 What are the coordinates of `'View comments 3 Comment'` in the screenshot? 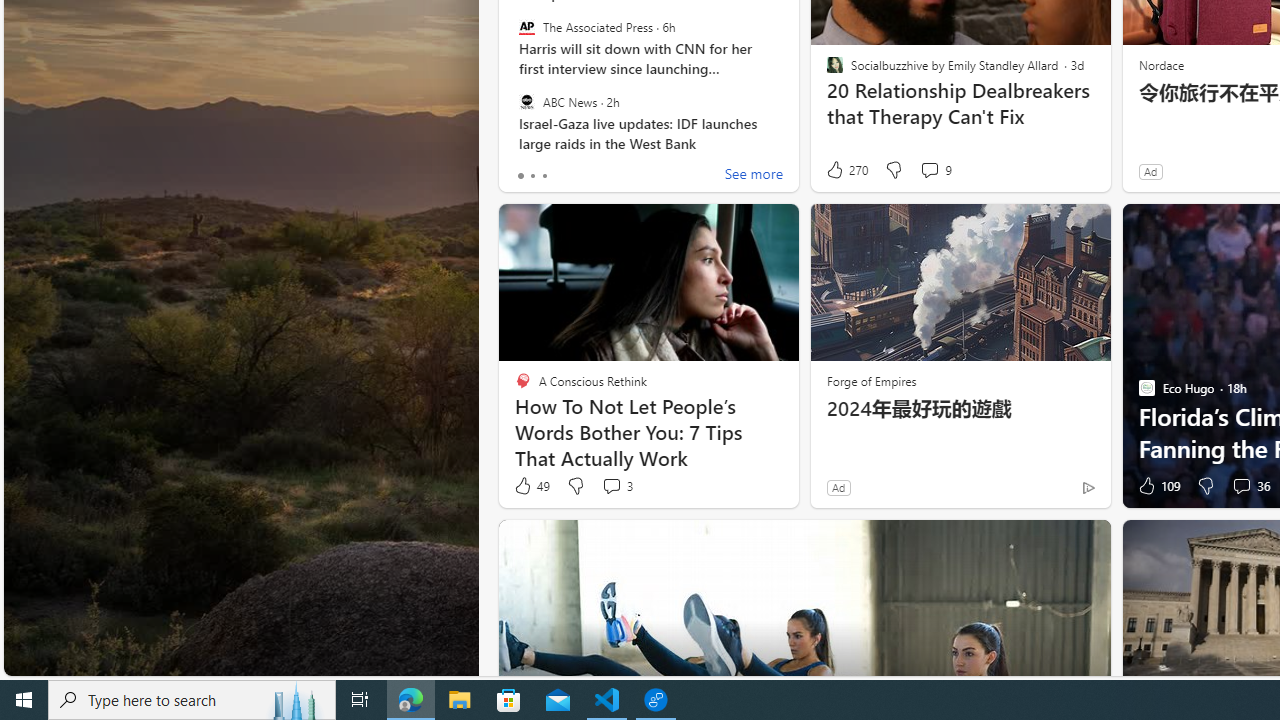 It's located at (615, 486).